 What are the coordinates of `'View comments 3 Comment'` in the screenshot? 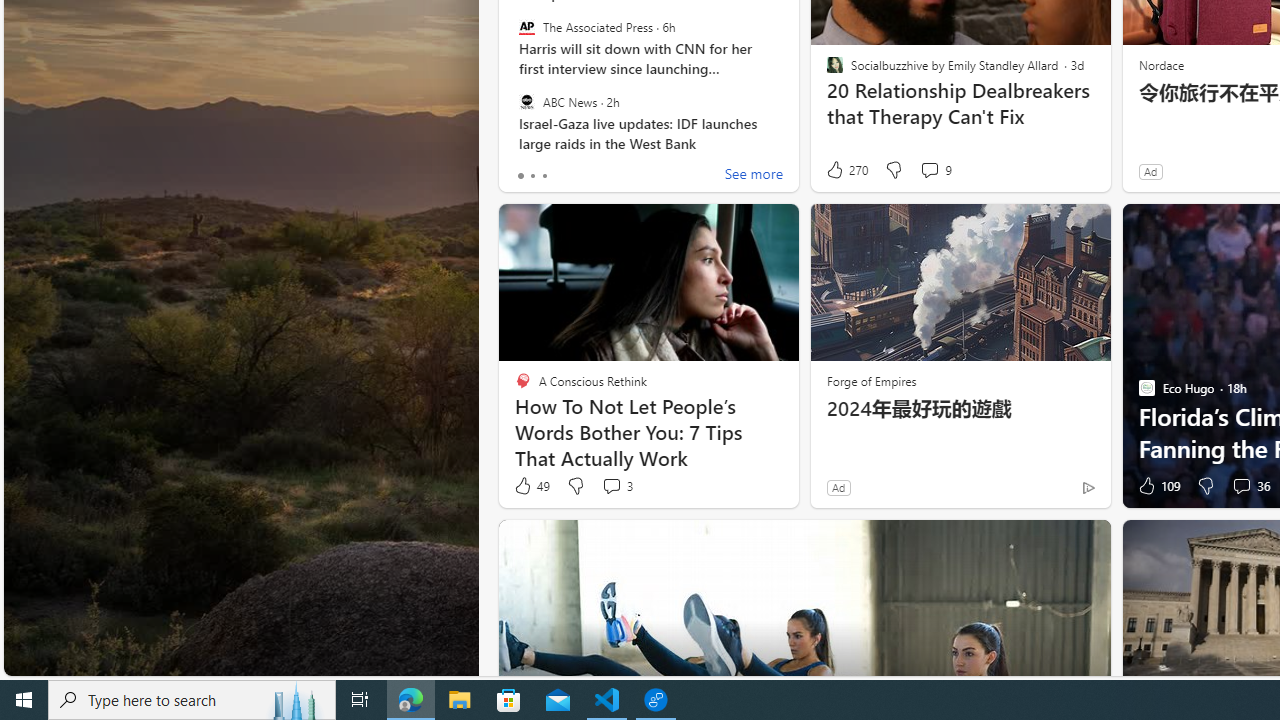 It's located at (615, 486).